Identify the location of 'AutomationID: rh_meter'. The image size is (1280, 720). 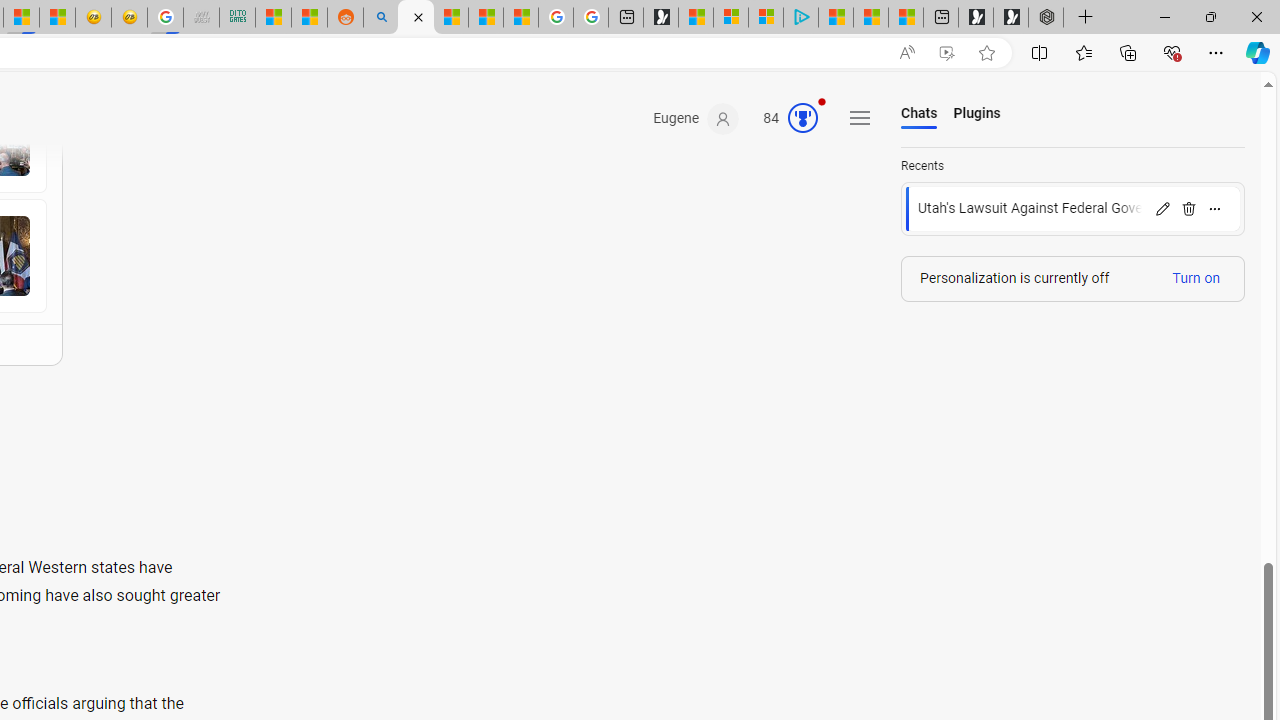
(803, 118).